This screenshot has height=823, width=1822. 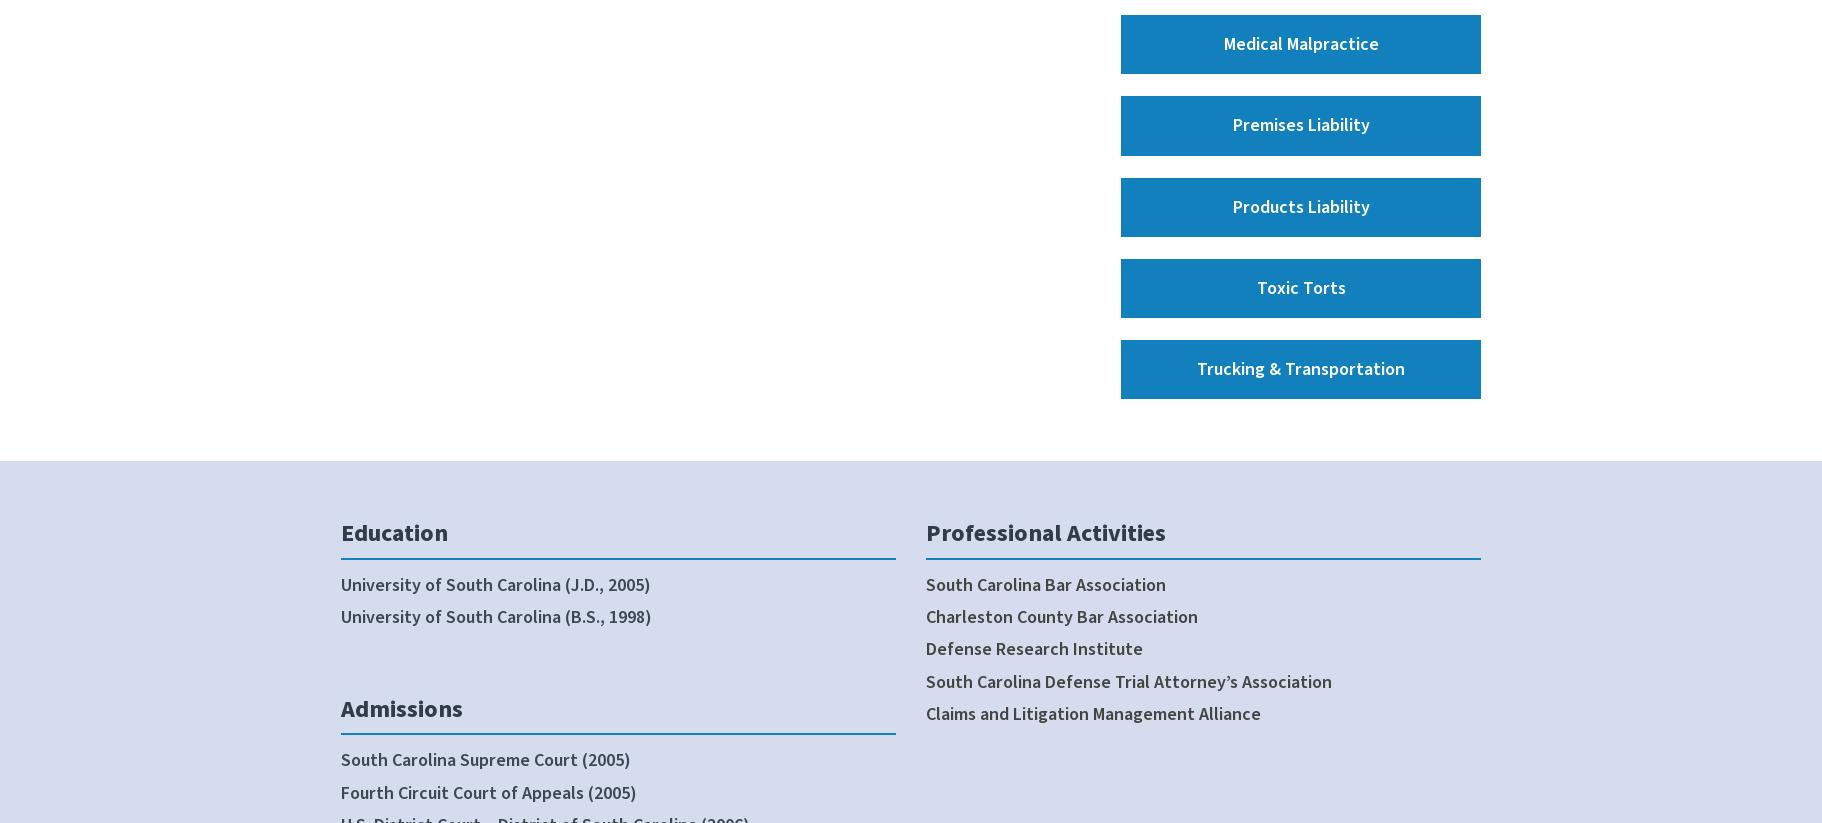 I want to click on 'Education', so click(x=393, y=532).